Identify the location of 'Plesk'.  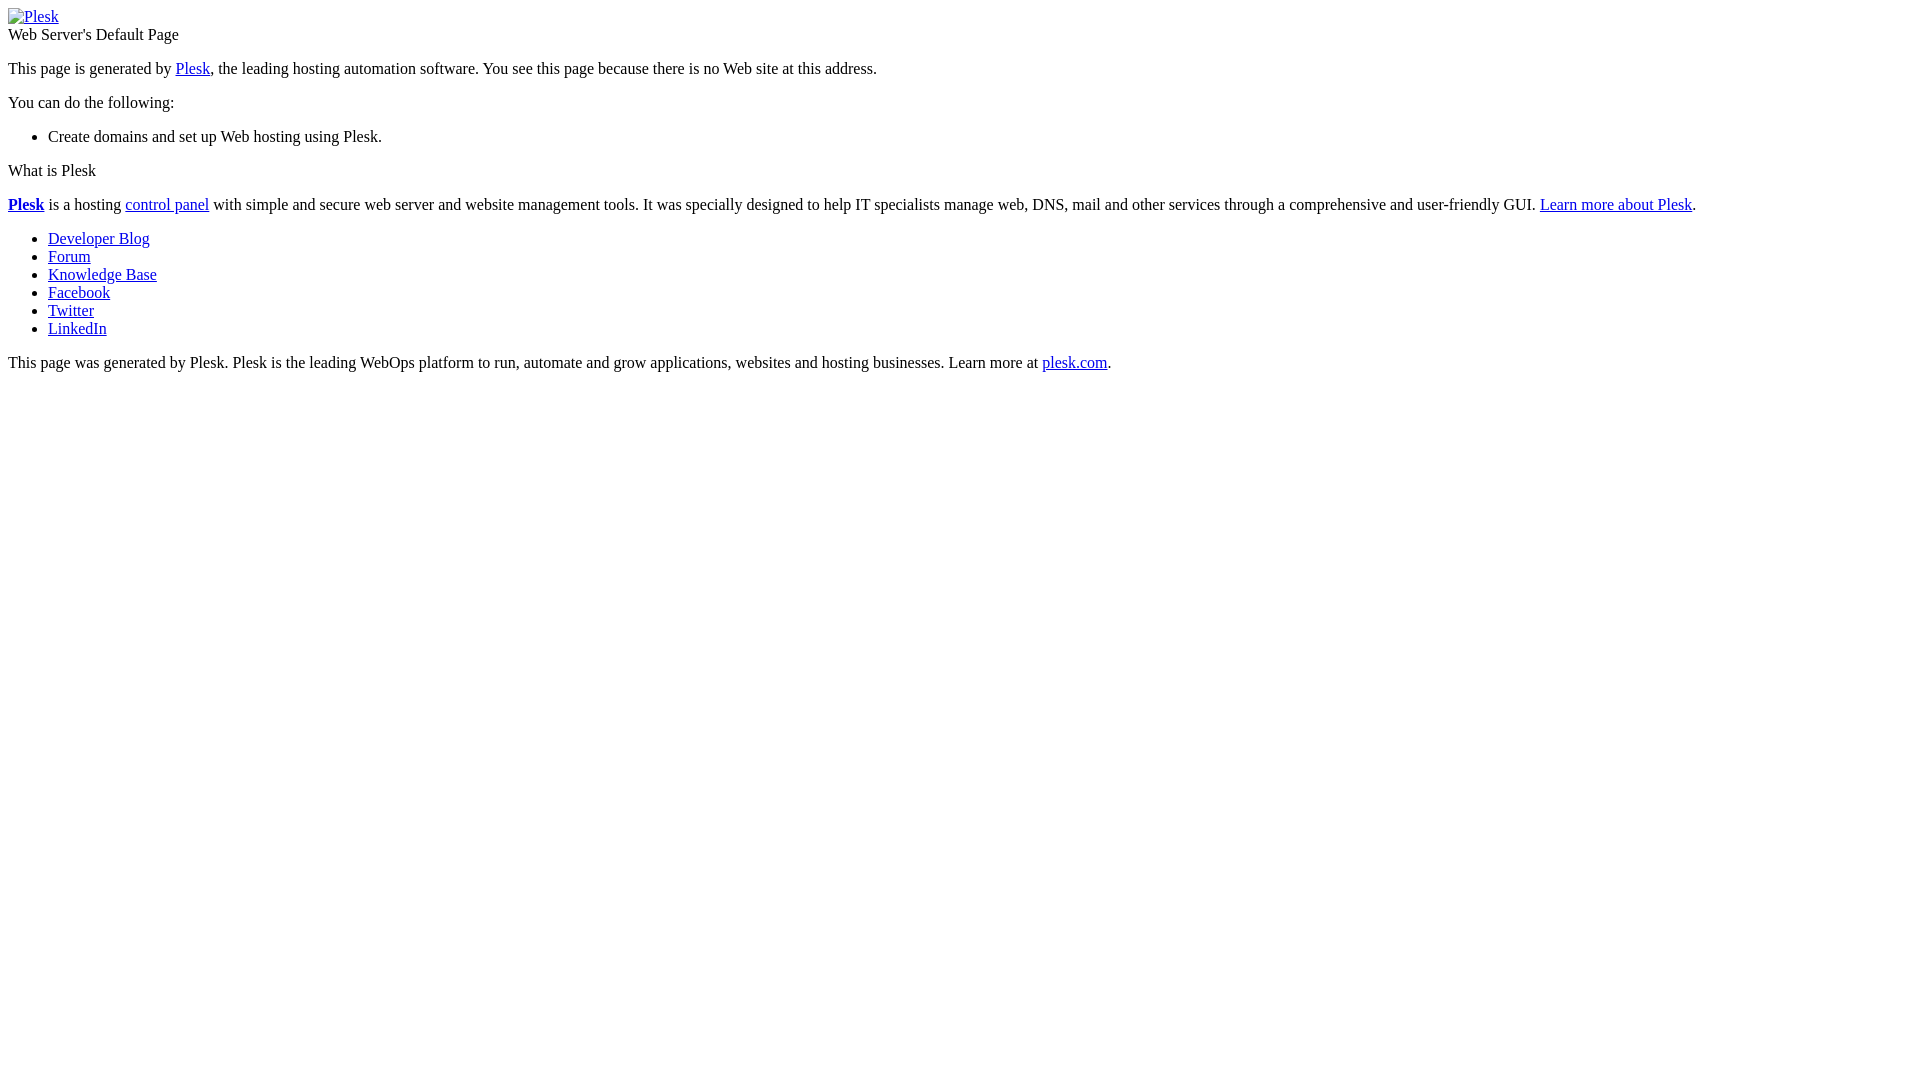
(25, 204).